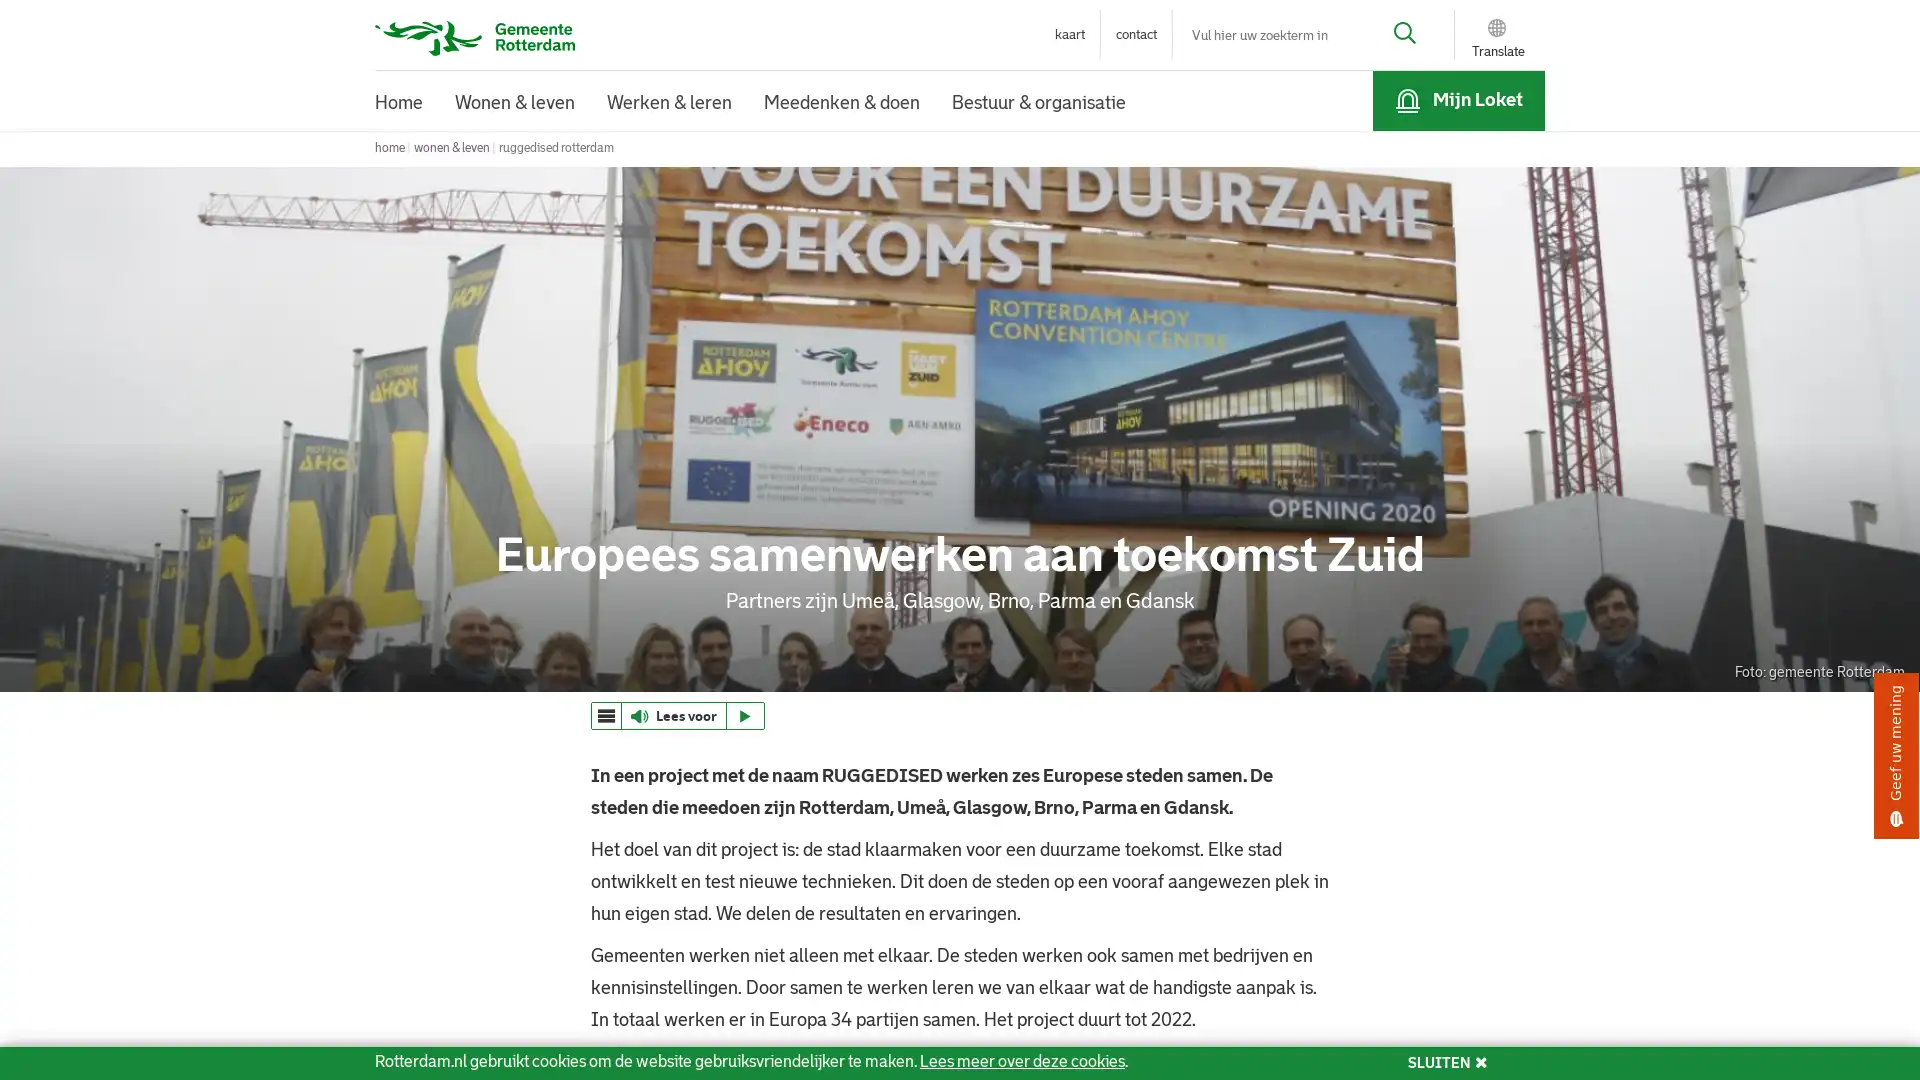  What do you see at coordinates (1895, 756) in the screenshot?
I see `Geef uw mening` at bounding box center [1895, 756].